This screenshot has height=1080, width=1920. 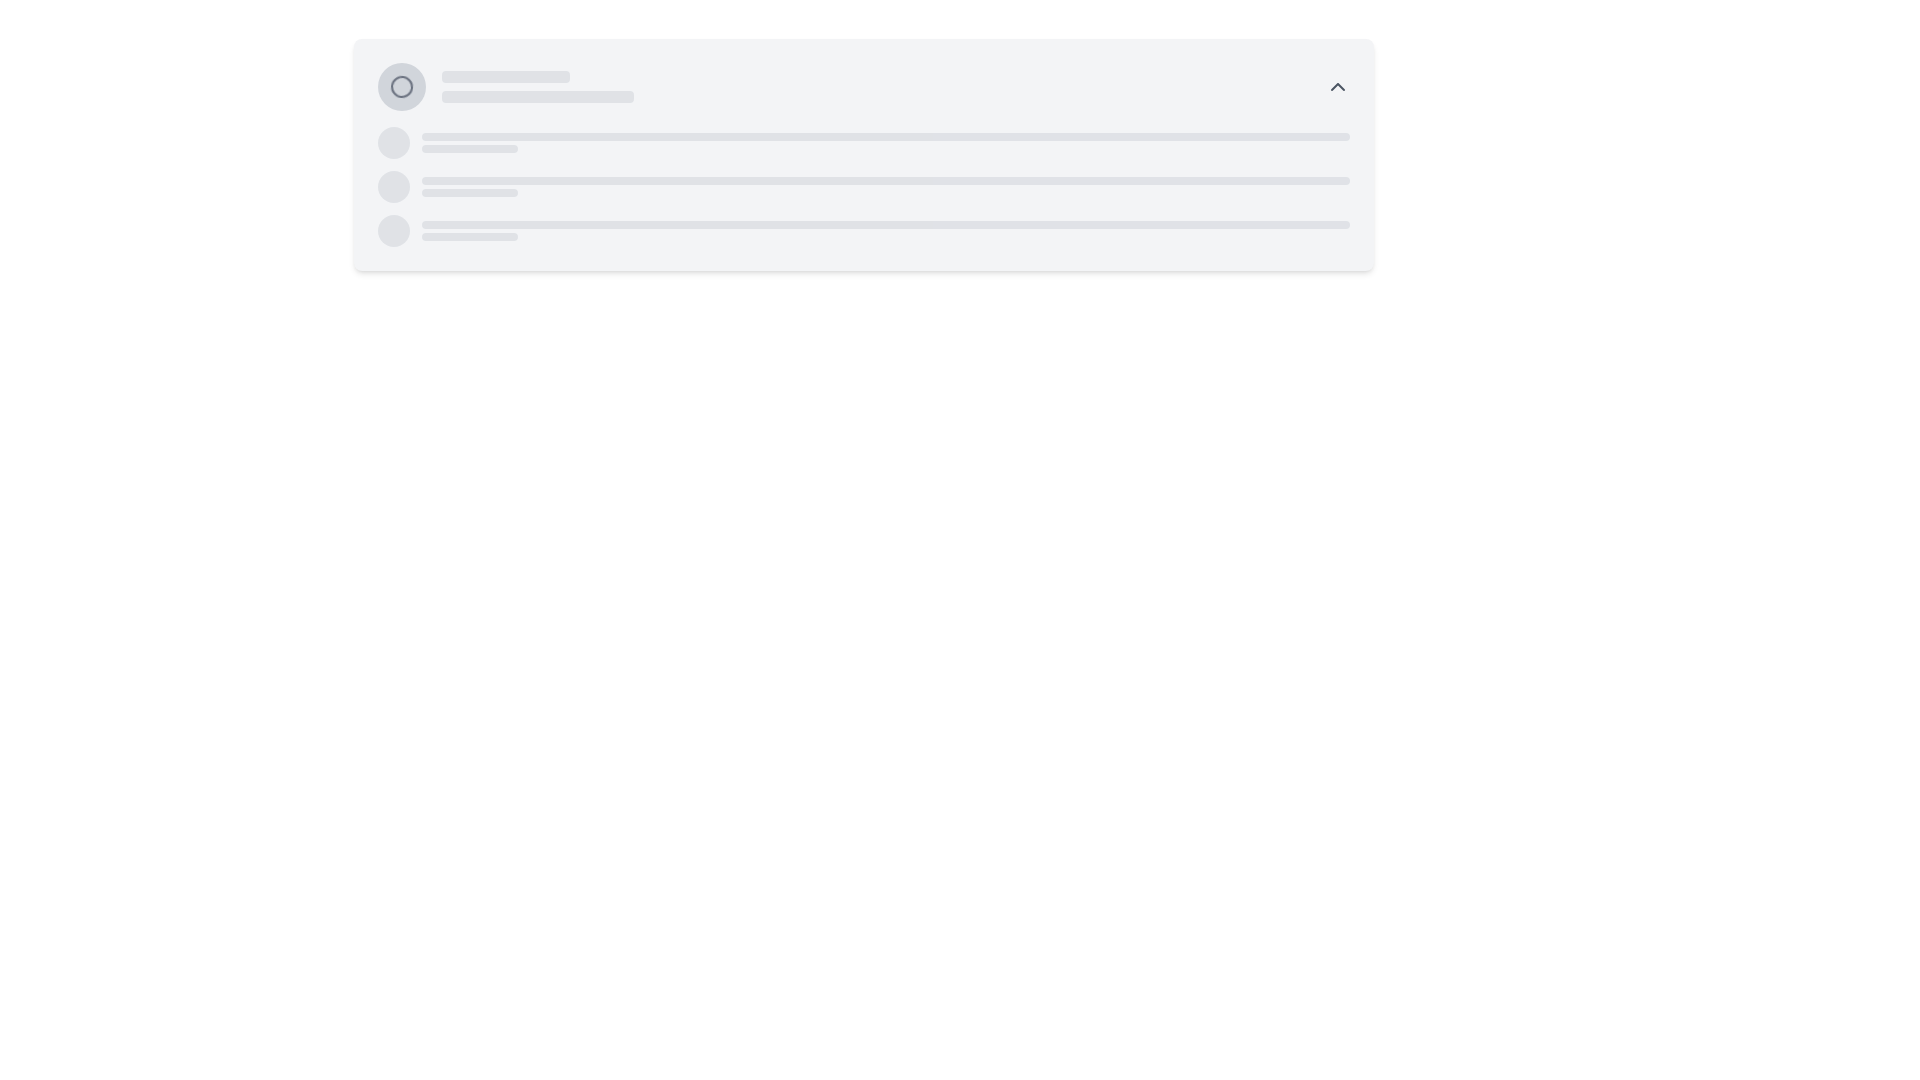 What do you see at coordinates (1338, 86) in the screenshot?
I see `the dropdown toggle icon located at the top-right of the main UI` at bounding box center [1338, 86].